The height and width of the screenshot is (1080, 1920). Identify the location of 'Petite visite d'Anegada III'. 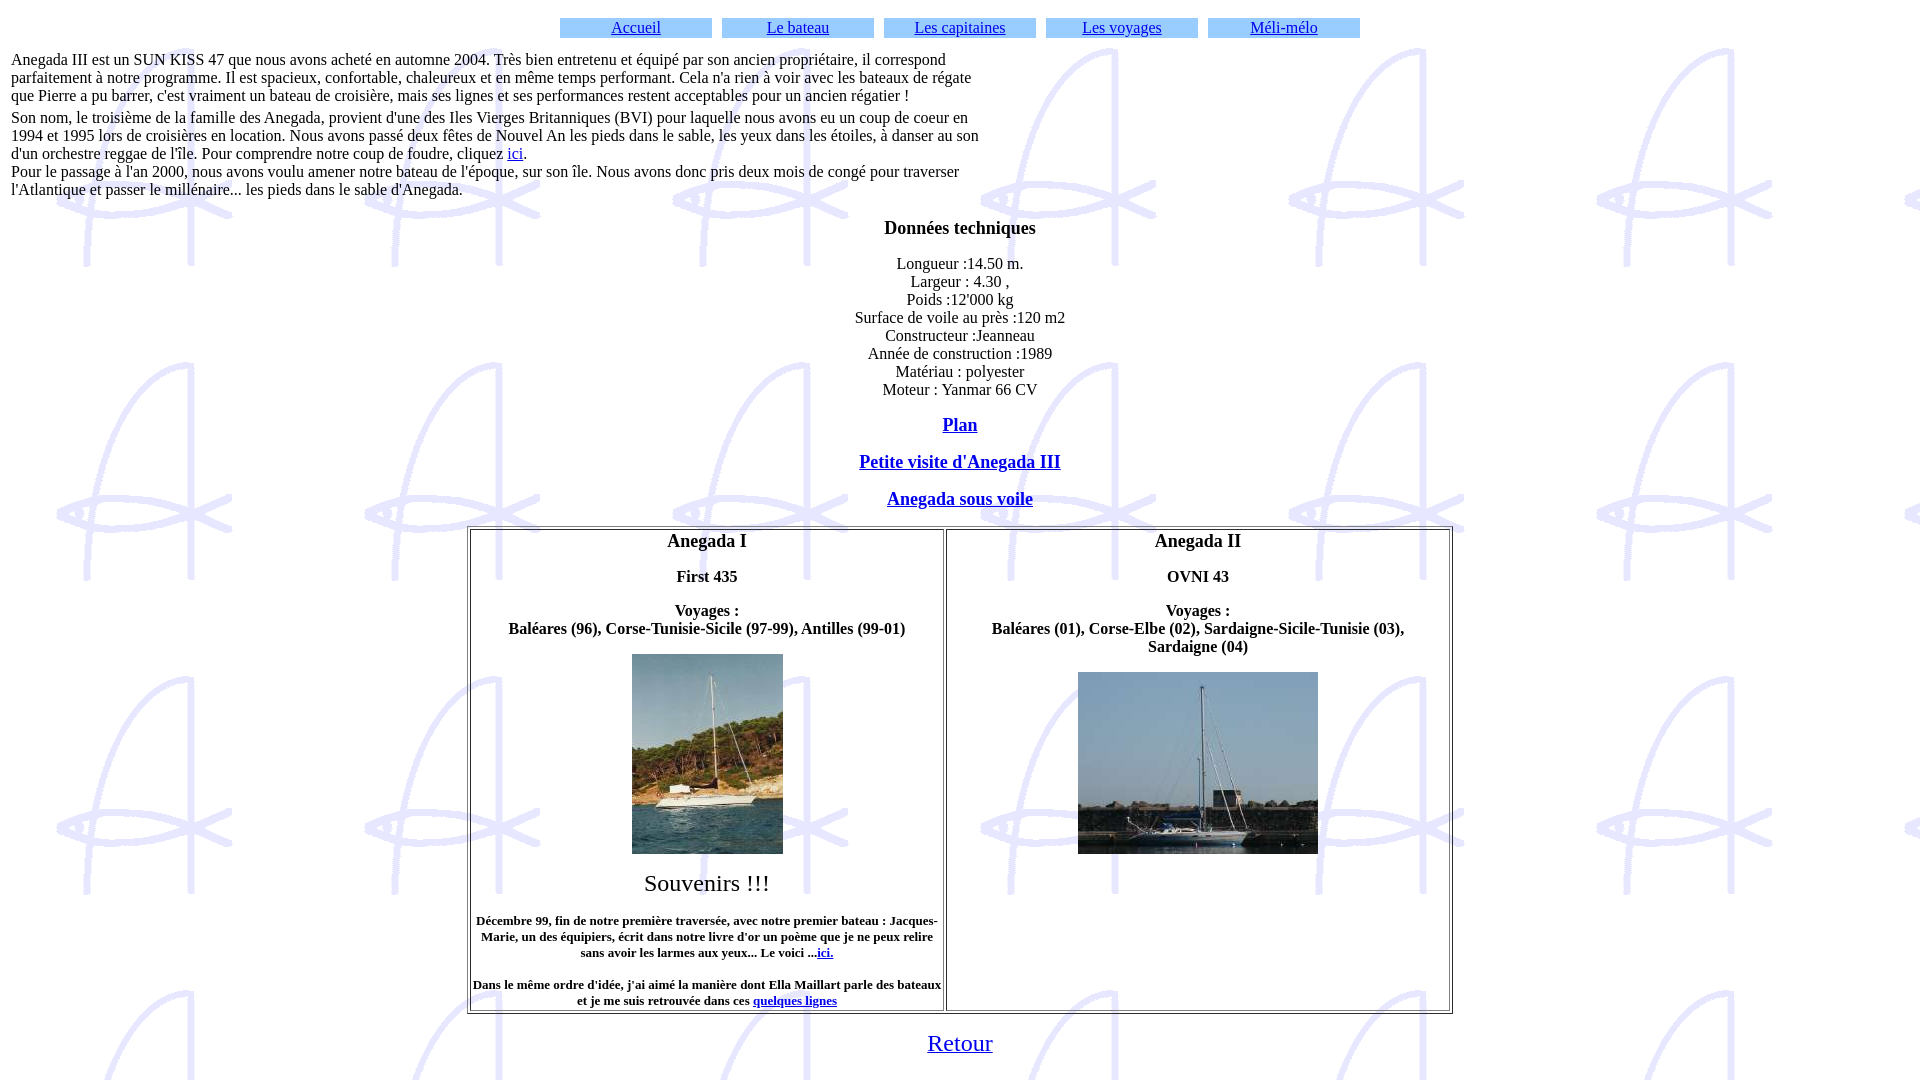
(960, 462).